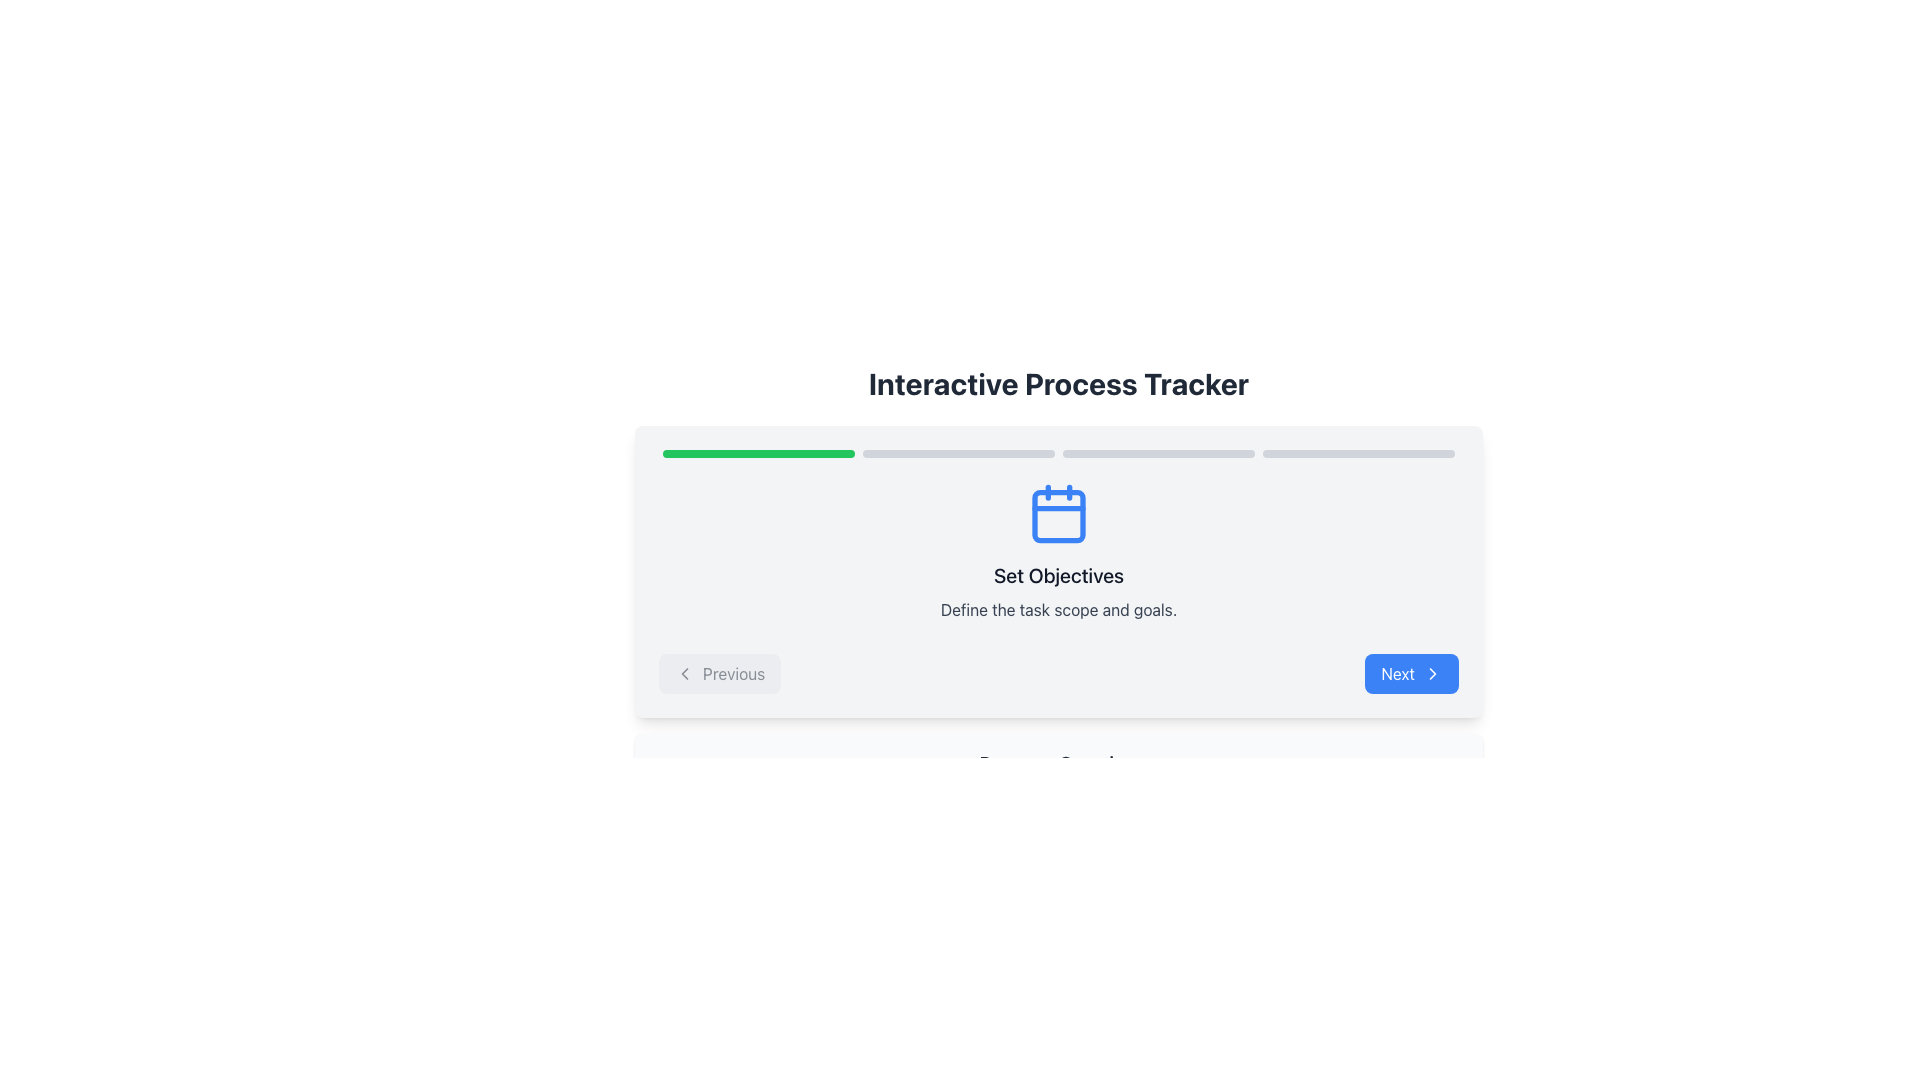  I want to click on the progress bar that indicates the user's advancement through a four-step process, located centrally near the top of the 'Set Objectives Define the task scope and goals' section, so click(1058, 454).